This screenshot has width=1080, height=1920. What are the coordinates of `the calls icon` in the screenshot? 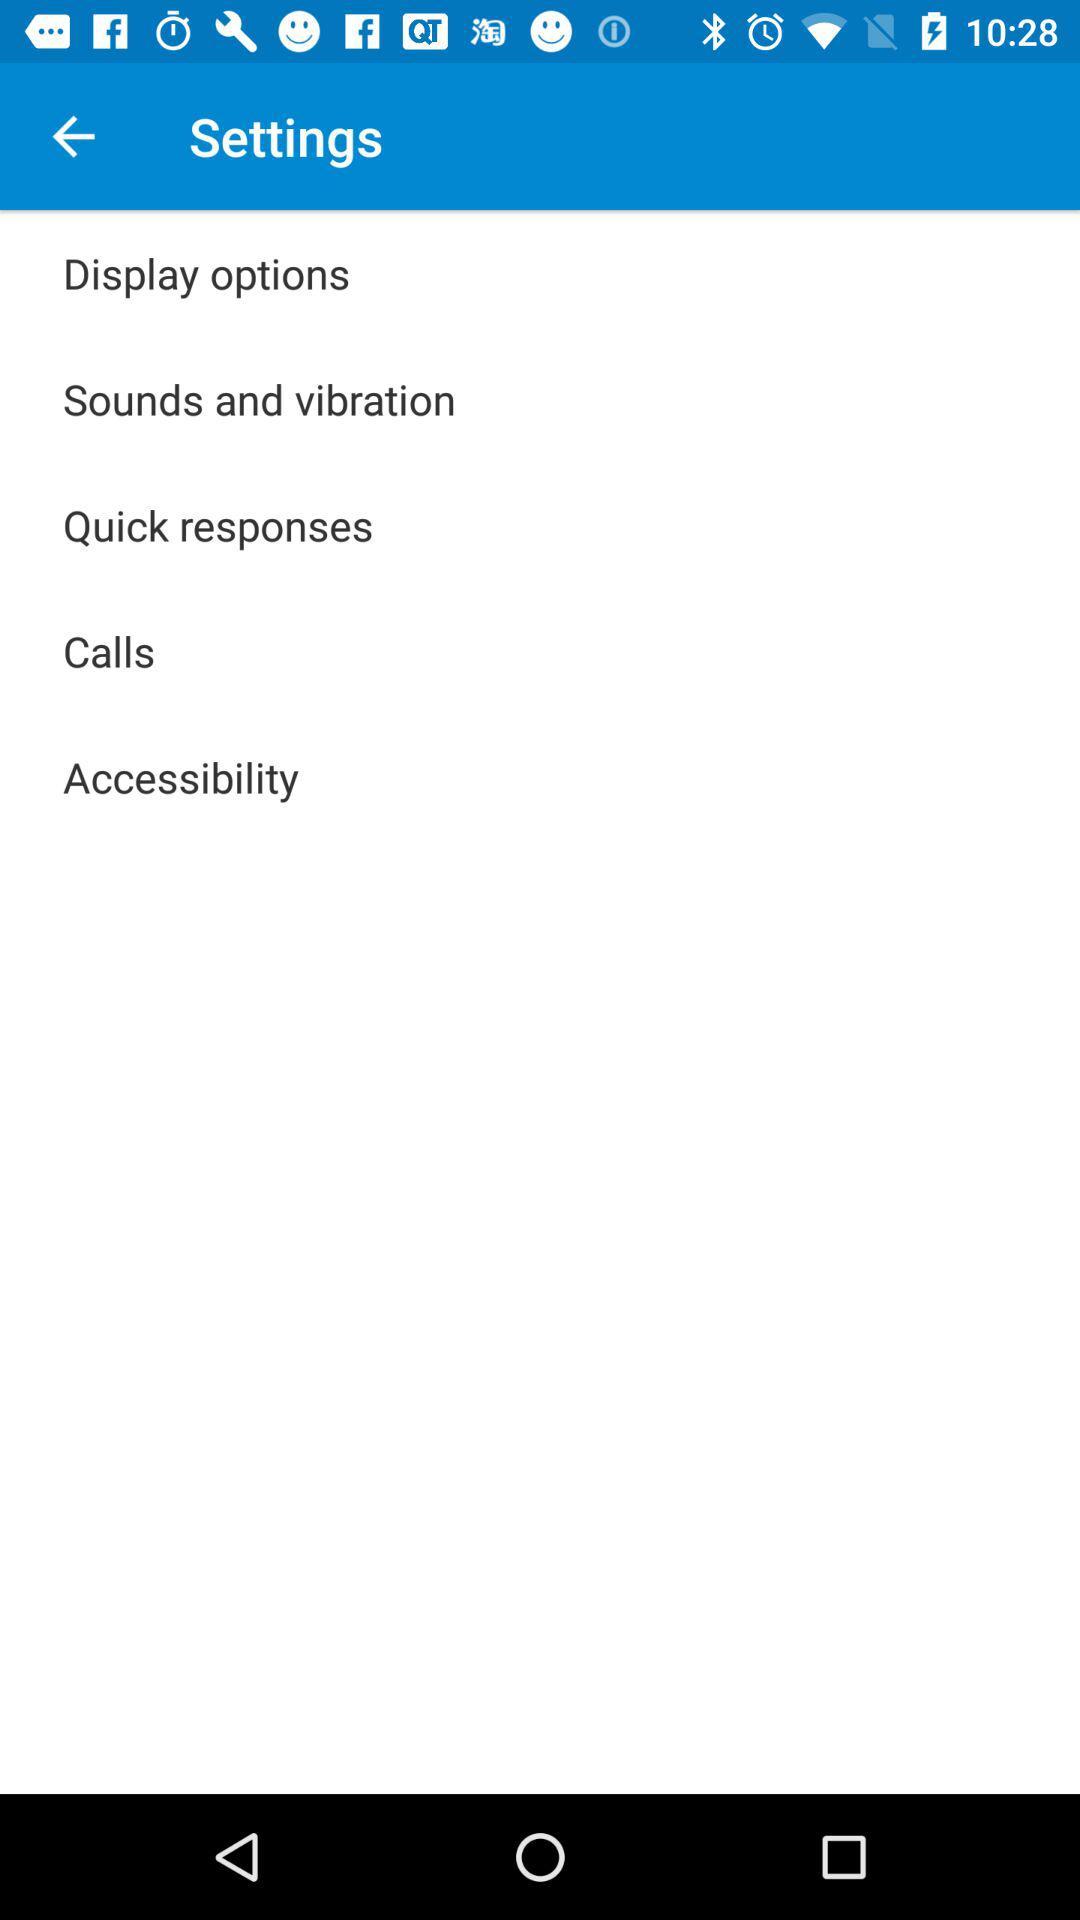 It's located at (109, 651).